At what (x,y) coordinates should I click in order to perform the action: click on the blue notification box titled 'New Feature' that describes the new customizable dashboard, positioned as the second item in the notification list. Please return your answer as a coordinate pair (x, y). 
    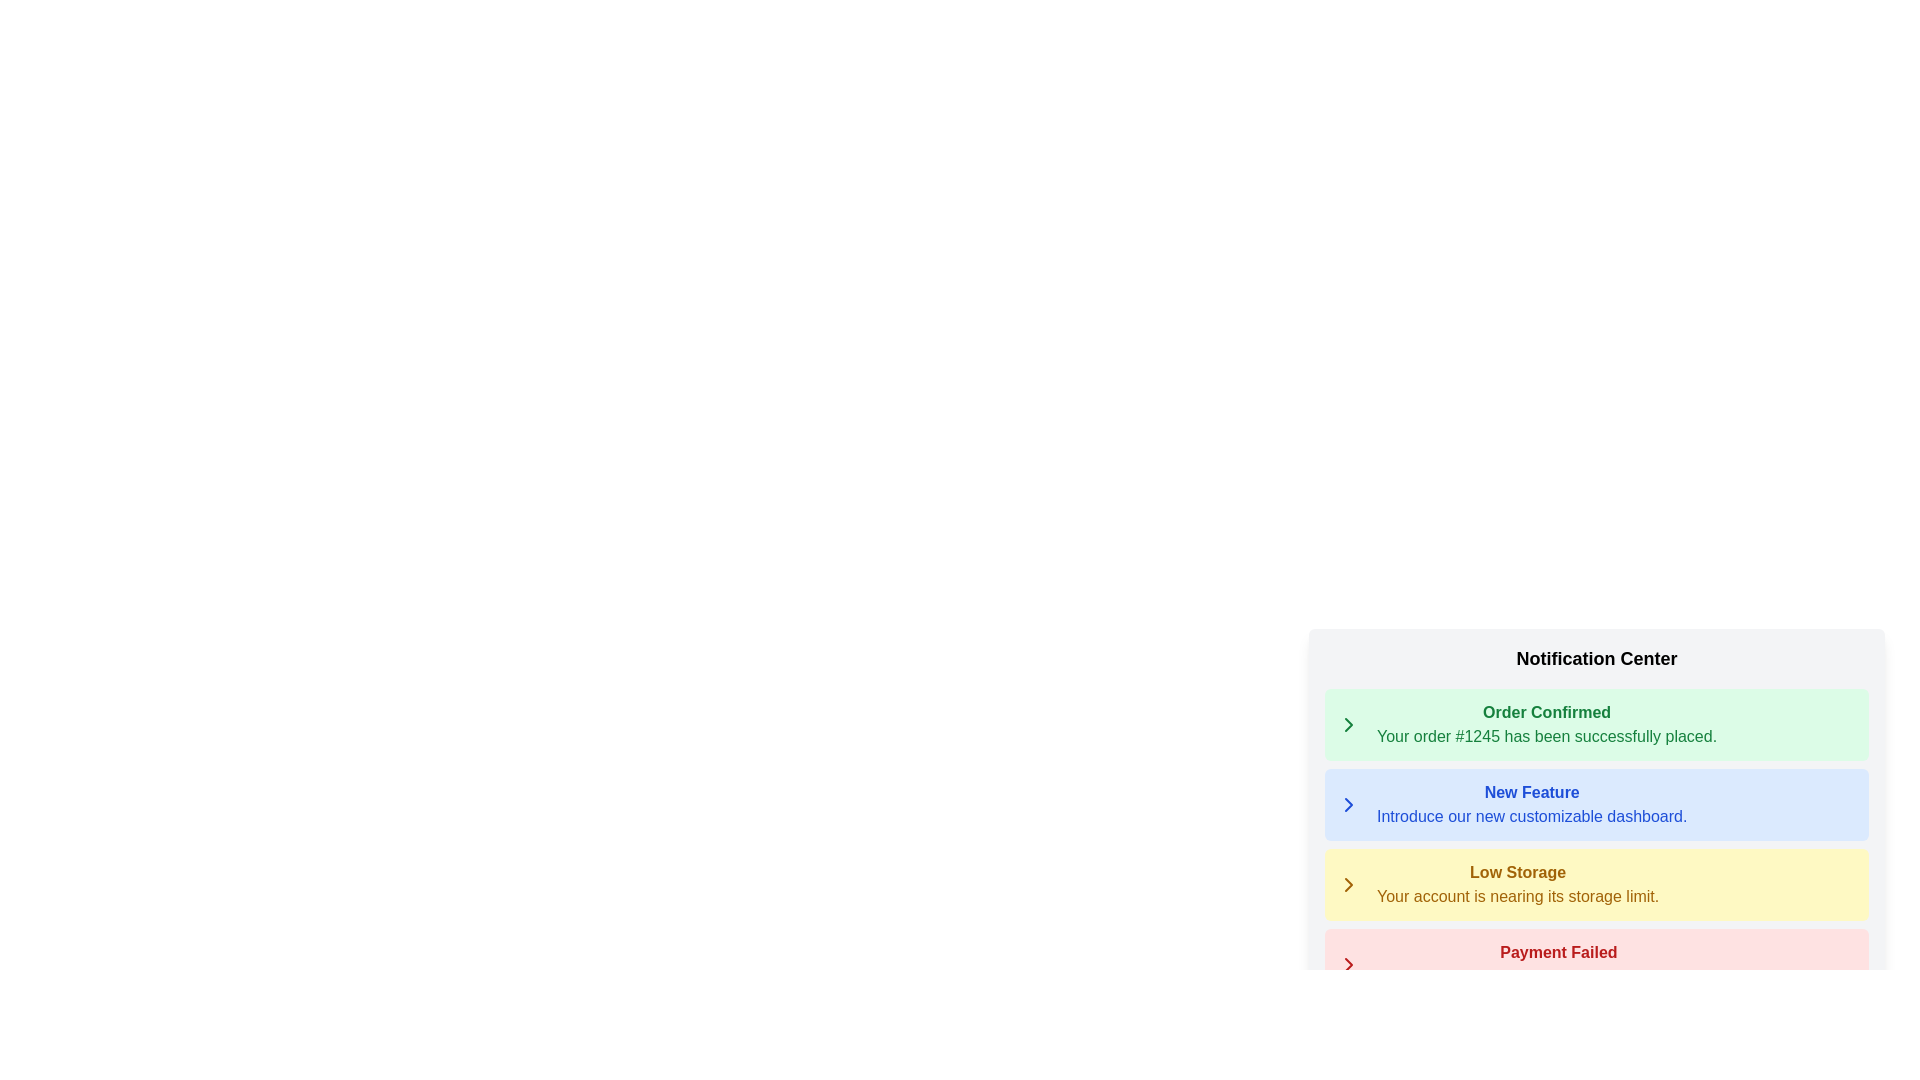
    Looking at the image, I should click on (1596, 804).